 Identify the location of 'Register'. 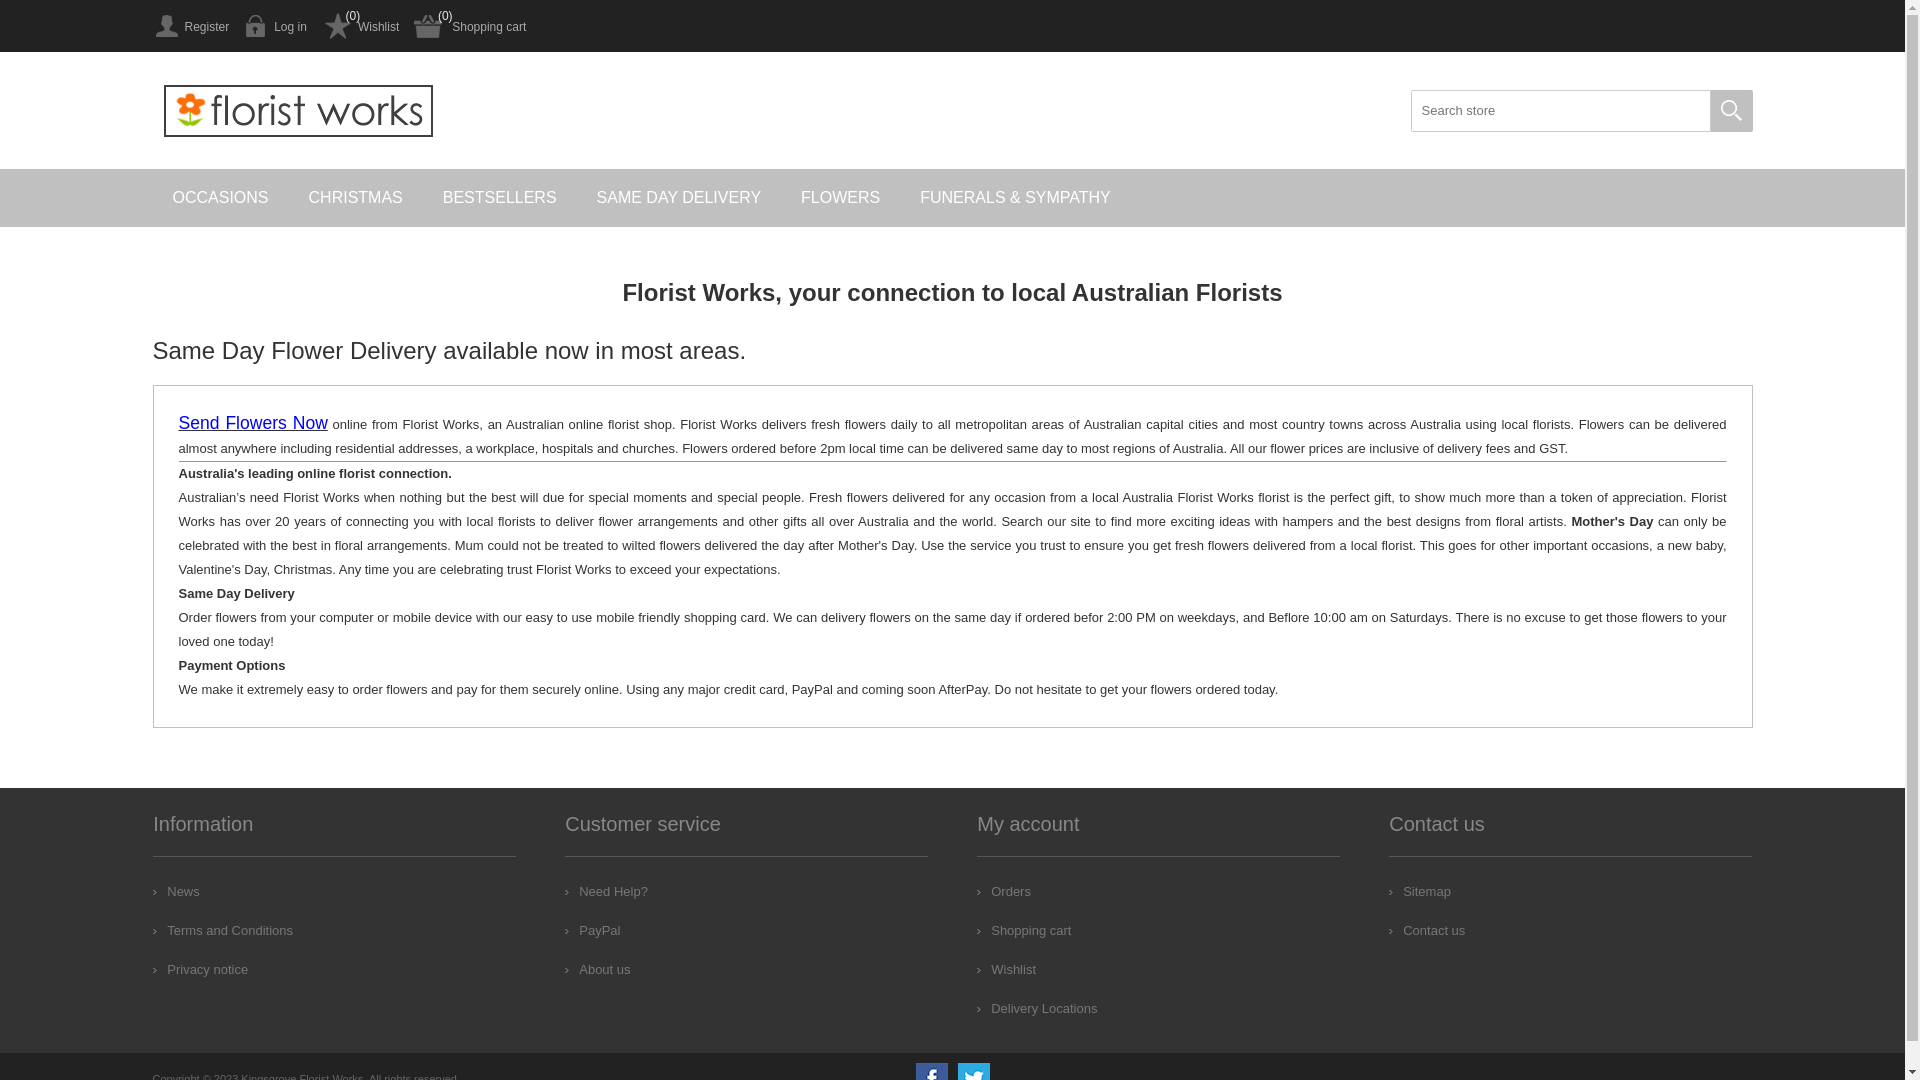
(190, 26).